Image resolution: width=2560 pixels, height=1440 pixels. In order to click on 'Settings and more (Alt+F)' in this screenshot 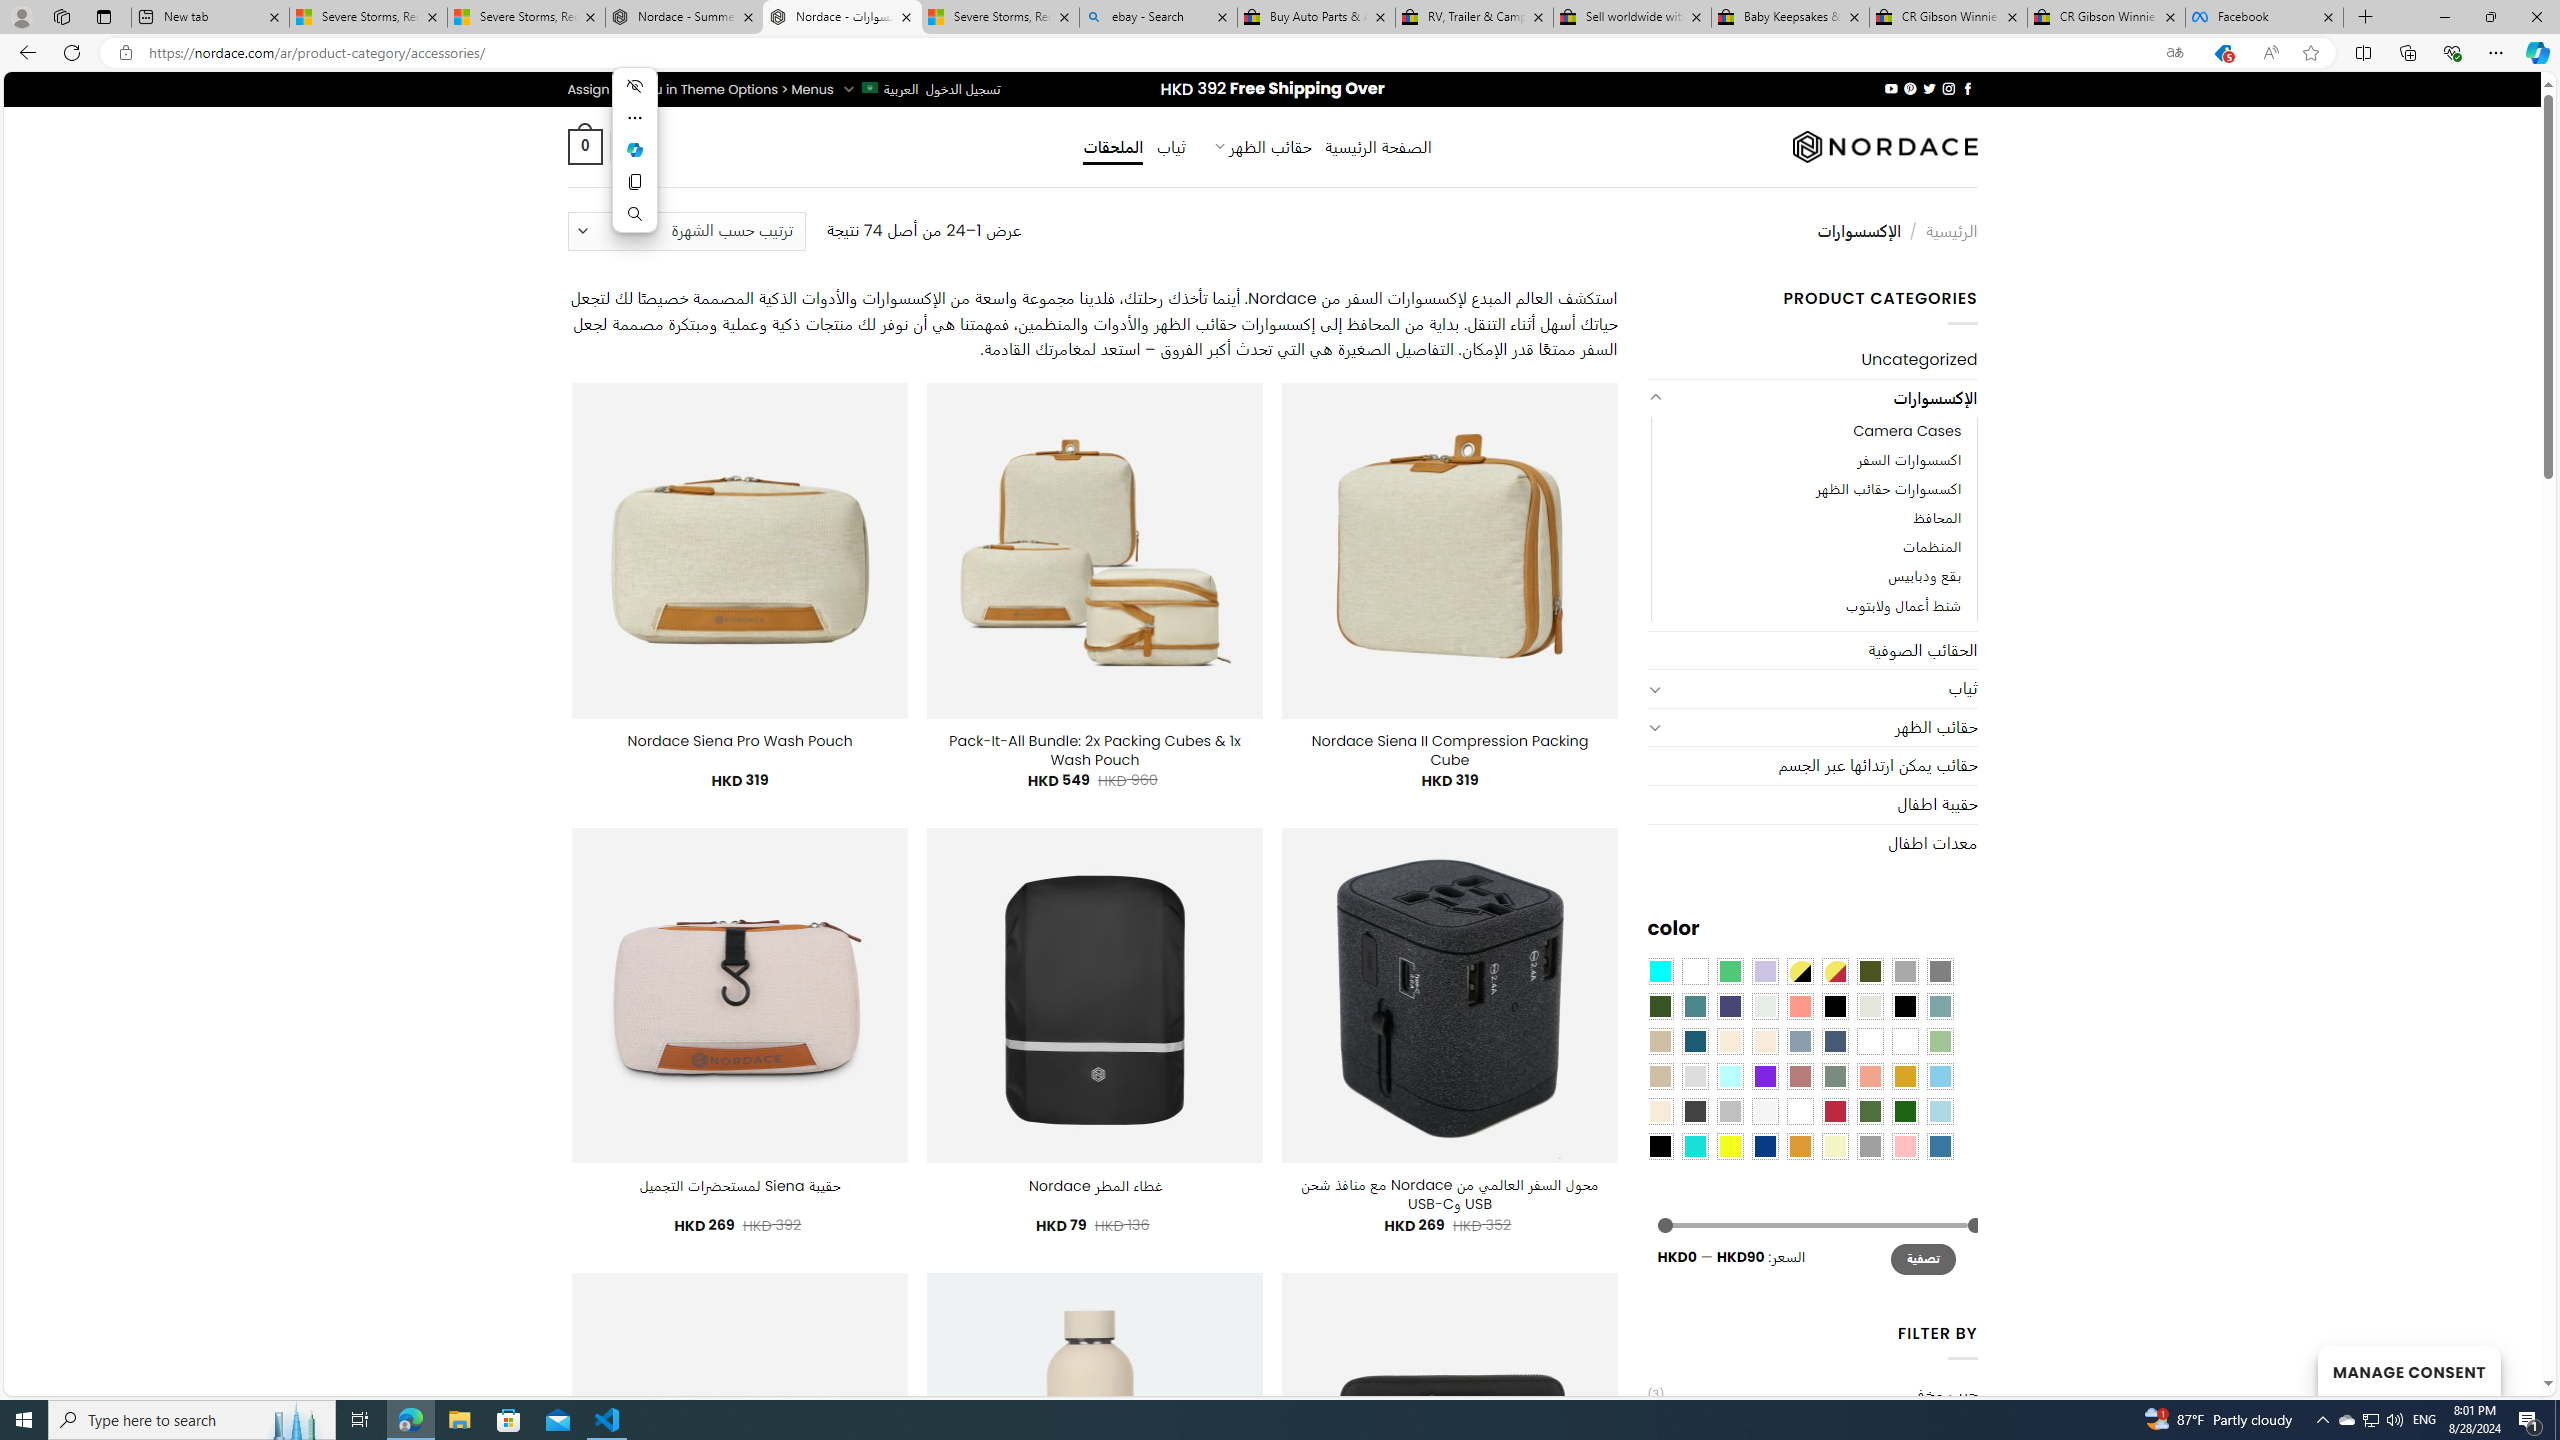, I will do `click(2495, 51)`.